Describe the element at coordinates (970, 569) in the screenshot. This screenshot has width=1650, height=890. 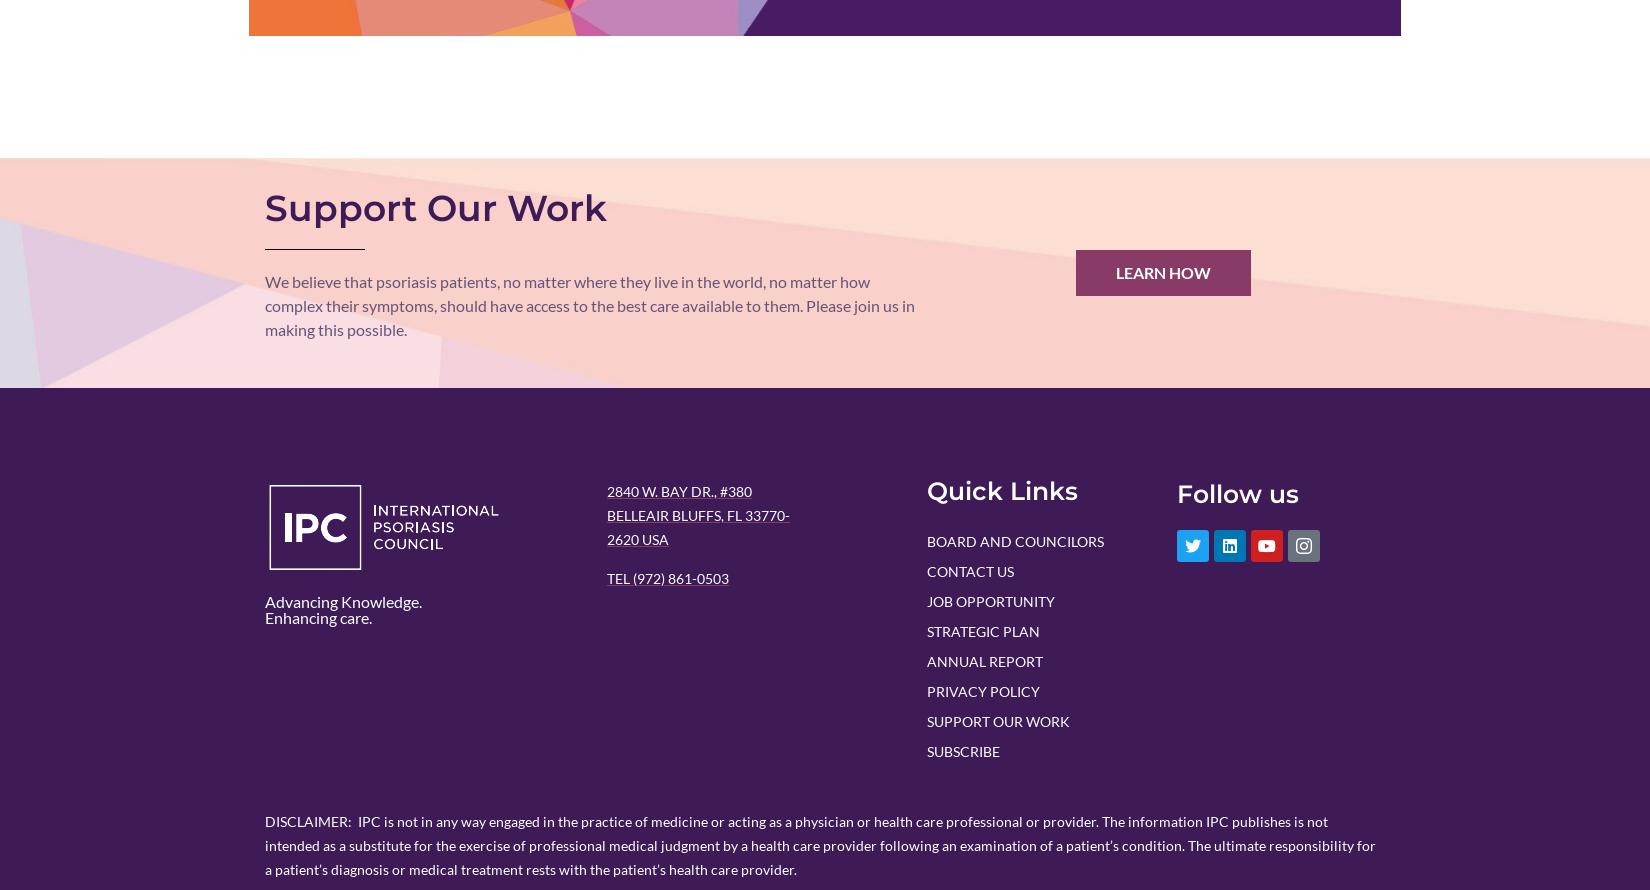
I see `'Contact Us'` at that location.